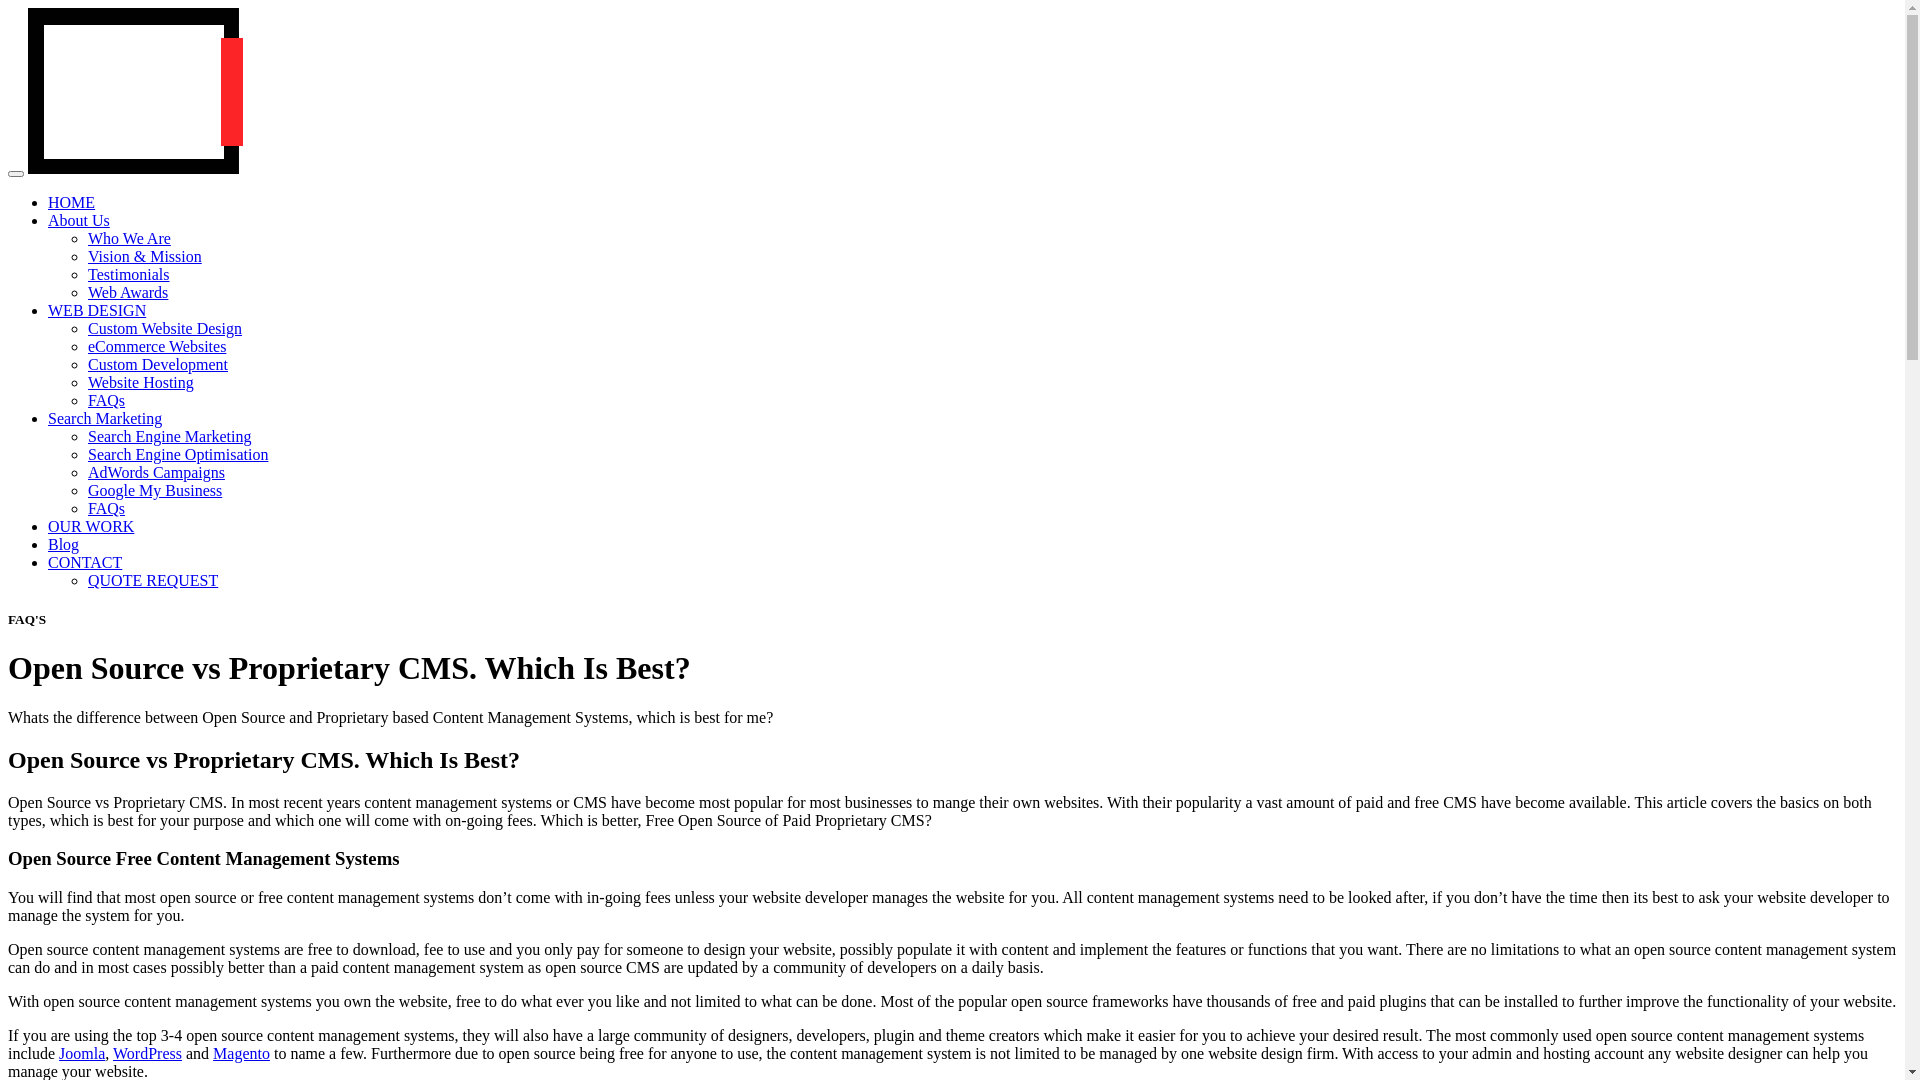  I want to click on 'eCommerce Websites', so click(156, 345).